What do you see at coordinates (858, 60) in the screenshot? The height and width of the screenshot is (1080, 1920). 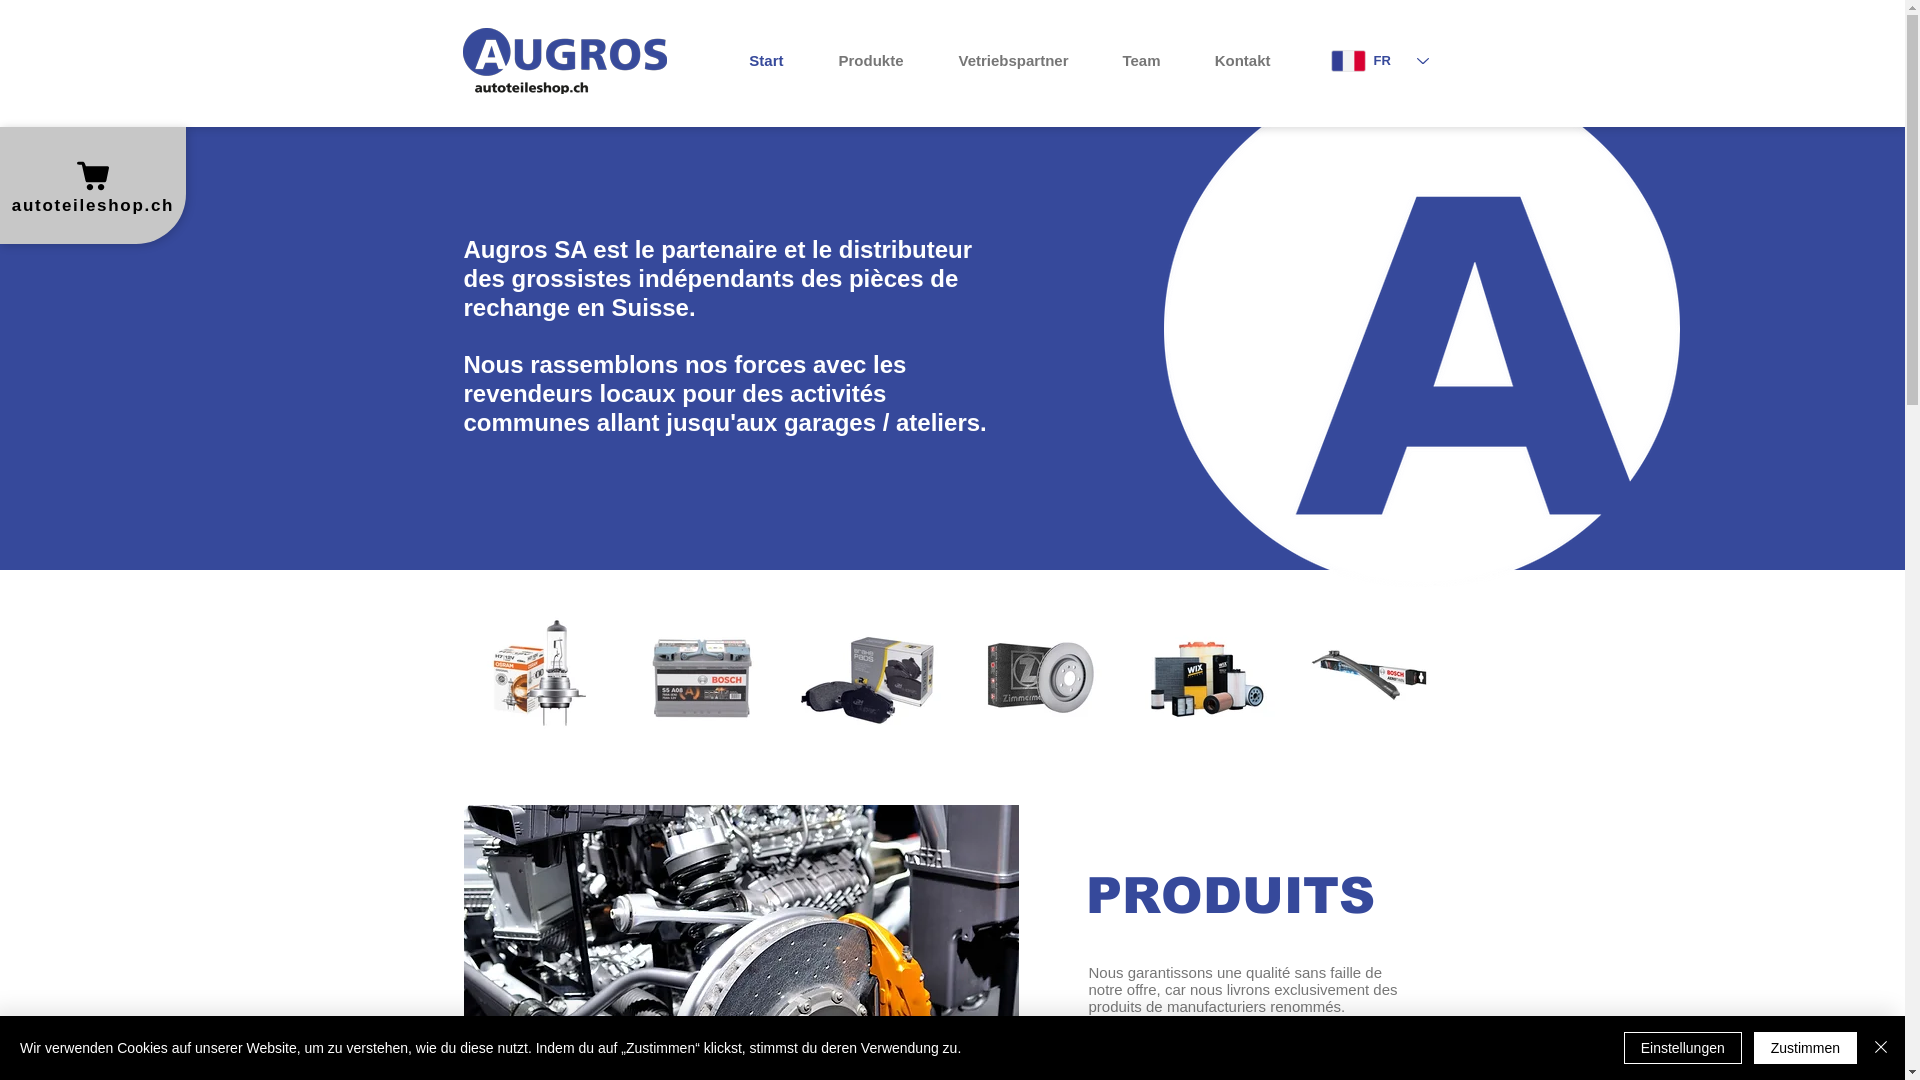 I see `'Produkte'` at bounding box center [858, 60].